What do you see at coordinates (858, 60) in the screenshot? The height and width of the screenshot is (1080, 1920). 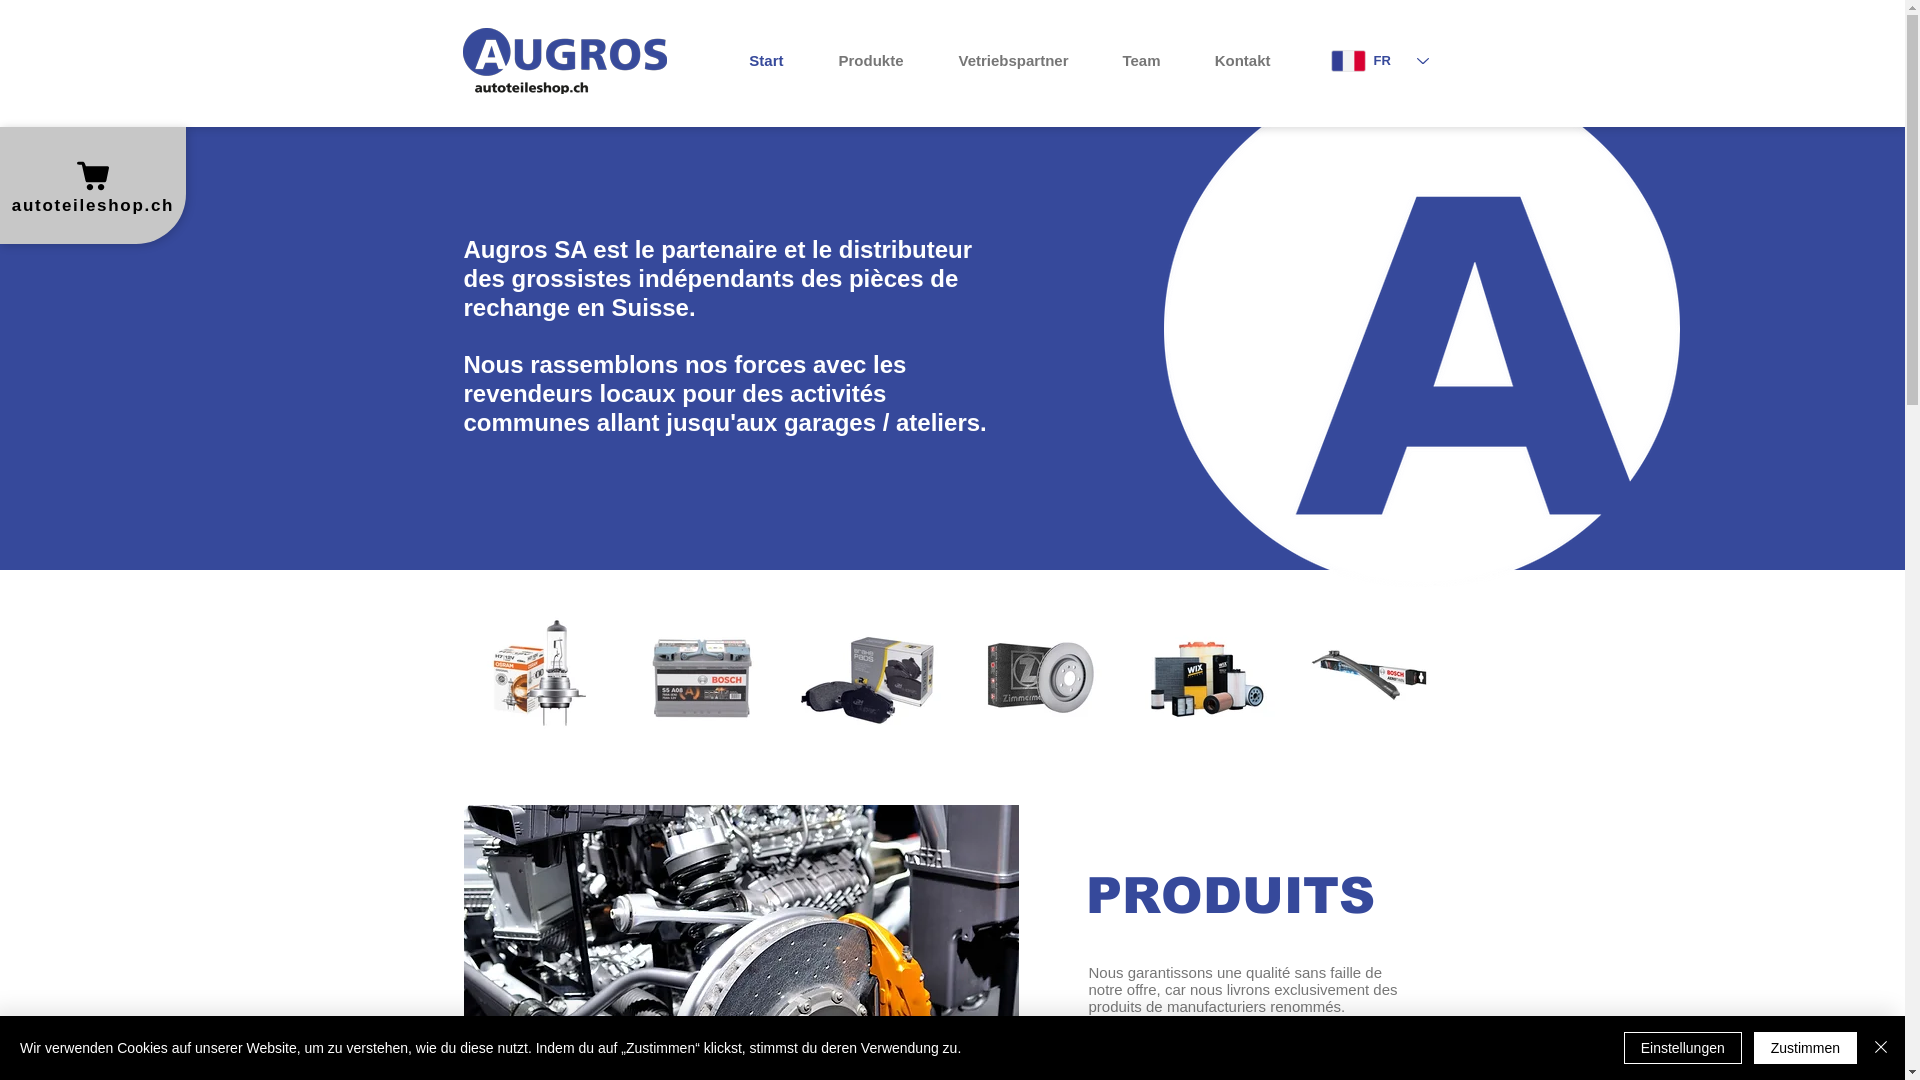 I see `'Produkte'` at bounding box center [858, 60].